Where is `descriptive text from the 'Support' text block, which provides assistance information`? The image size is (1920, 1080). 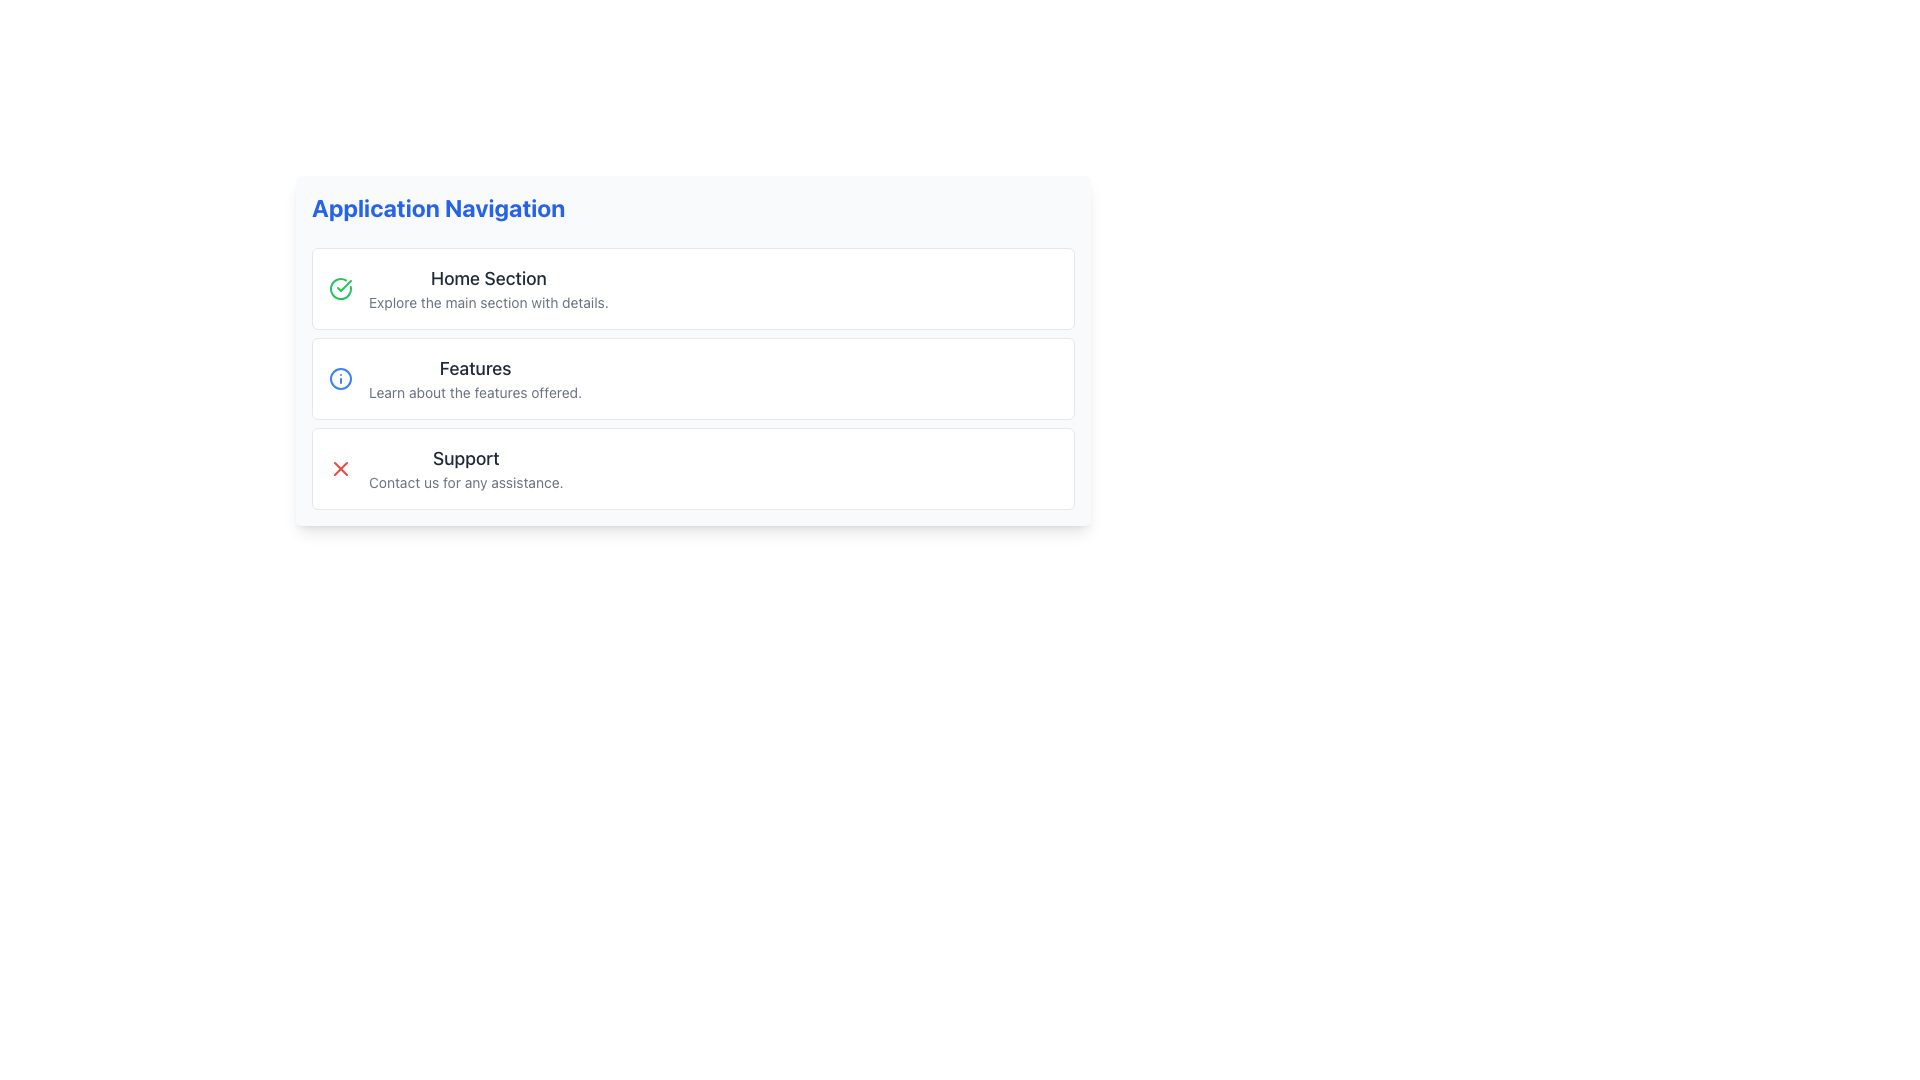
descriptive text from the 'Support' text block, which provides assistance information is located at coordinates (465, 469).